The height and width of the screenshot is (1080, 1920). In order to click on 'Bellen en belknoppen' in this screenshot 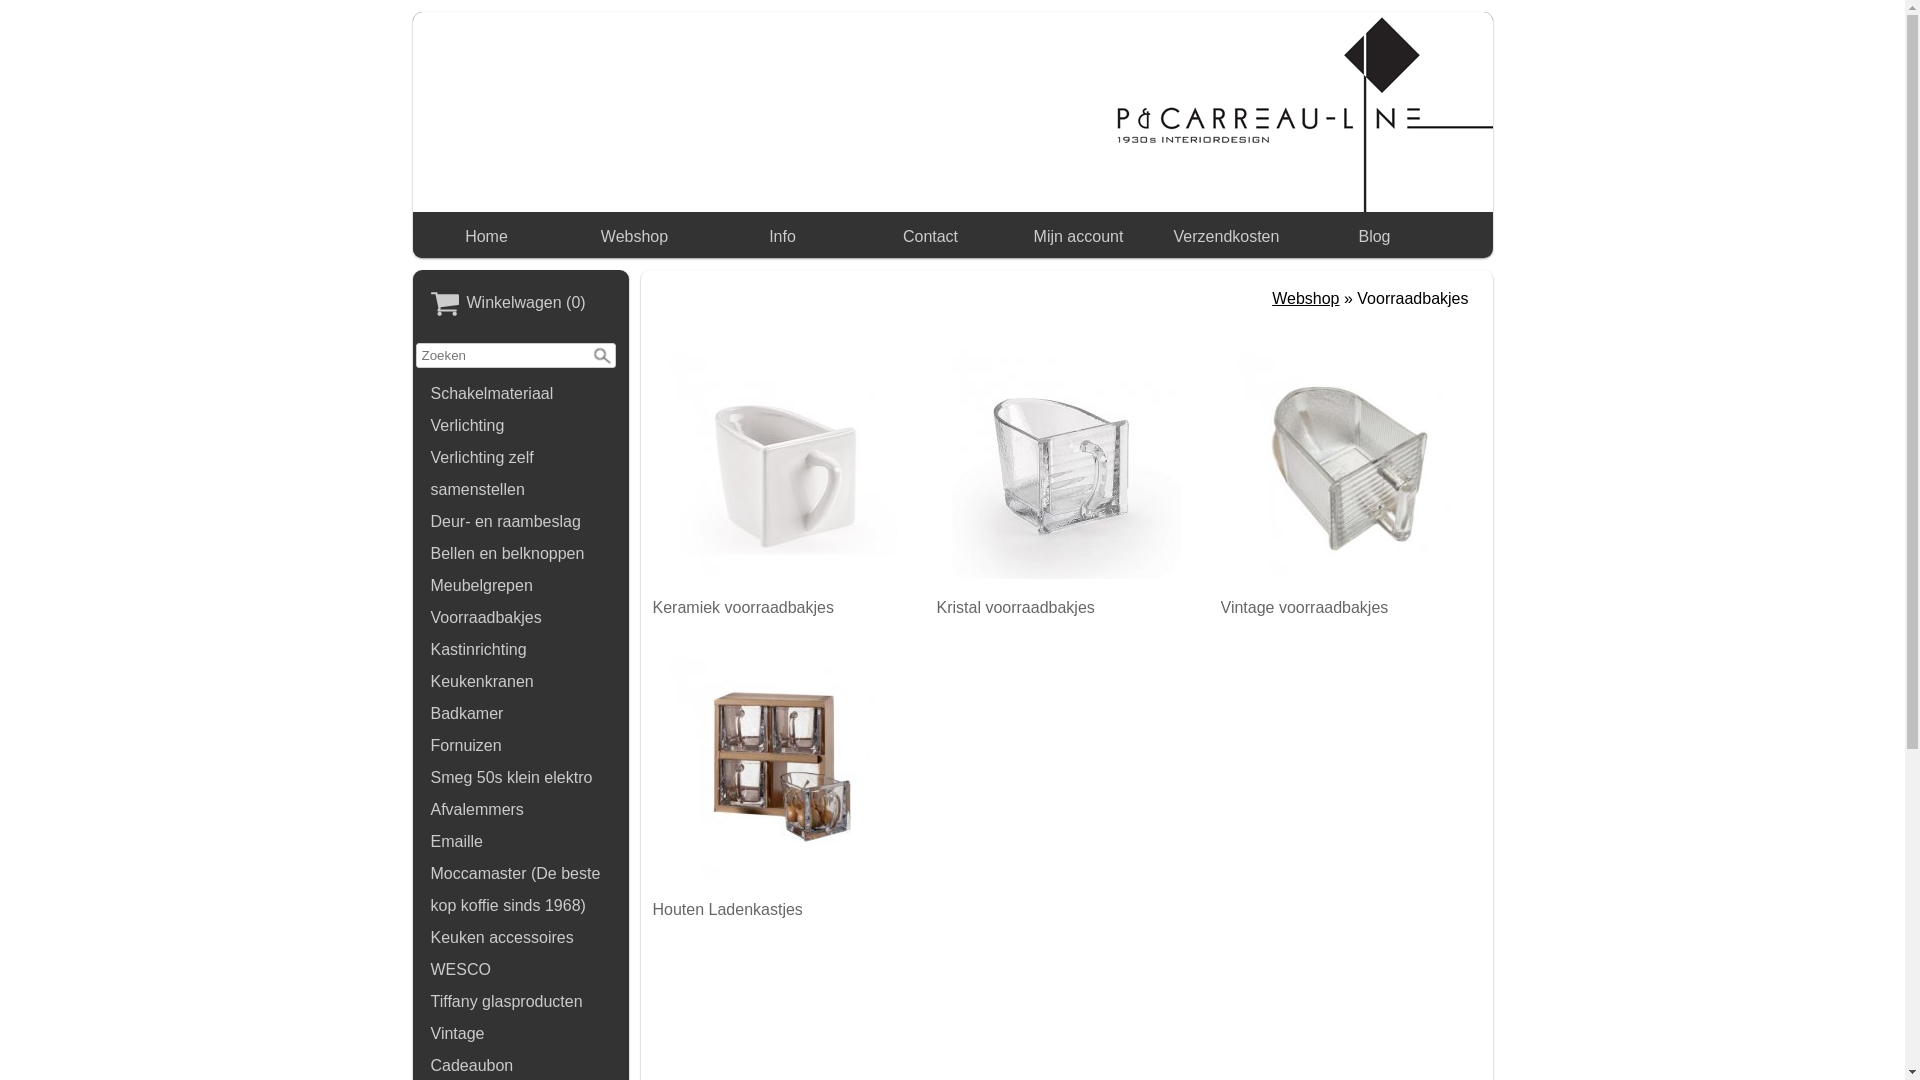, I will do `click(521, 554)`.